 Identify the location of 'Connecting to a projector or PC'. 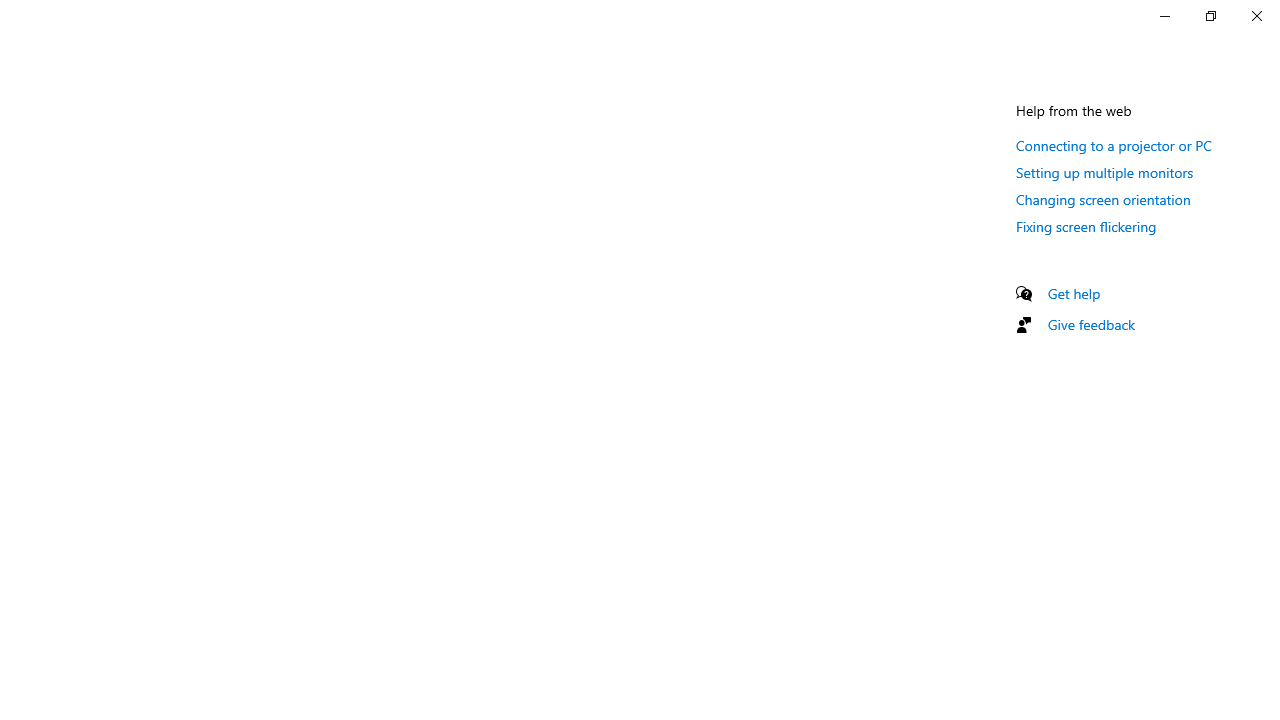
(1113, 144).